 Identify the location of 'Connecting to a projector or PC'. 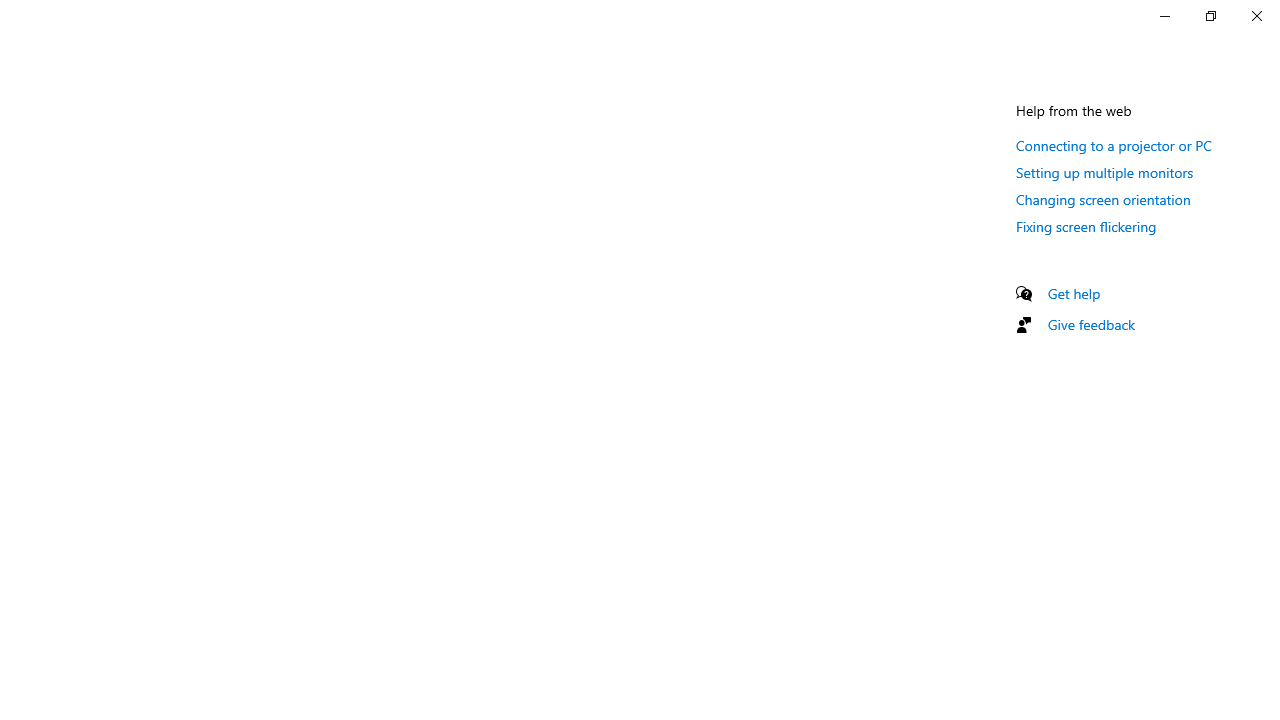
(1113, 144).